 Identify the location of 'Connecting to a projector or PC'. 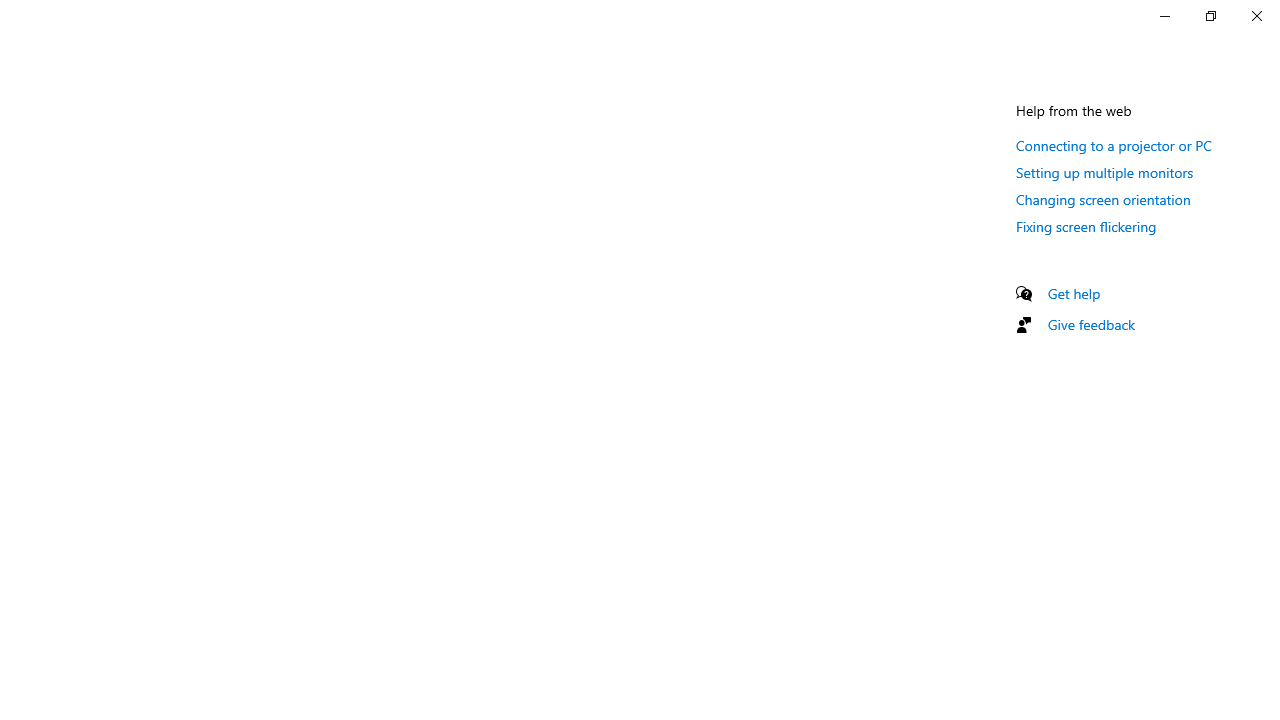
(1113, 144).